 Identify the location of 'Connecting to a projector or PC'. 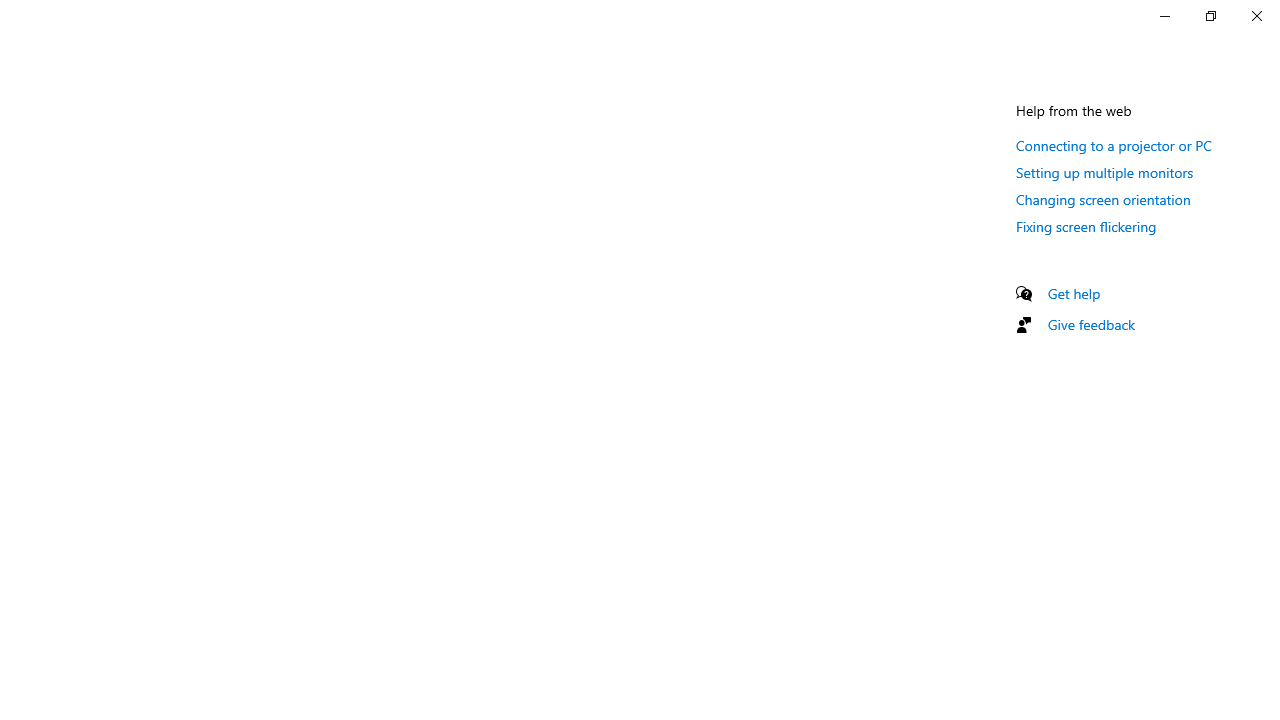
(1113, 144).